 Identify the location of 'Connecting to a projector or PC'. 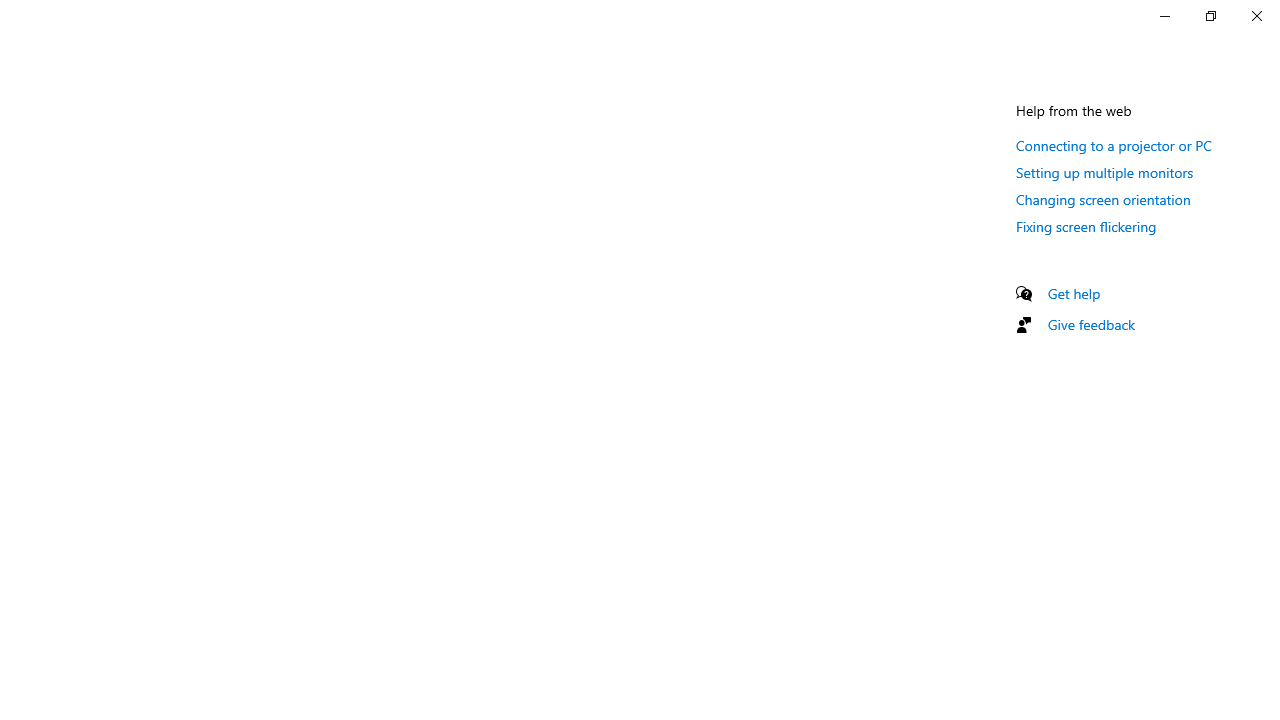
(1113, 144).